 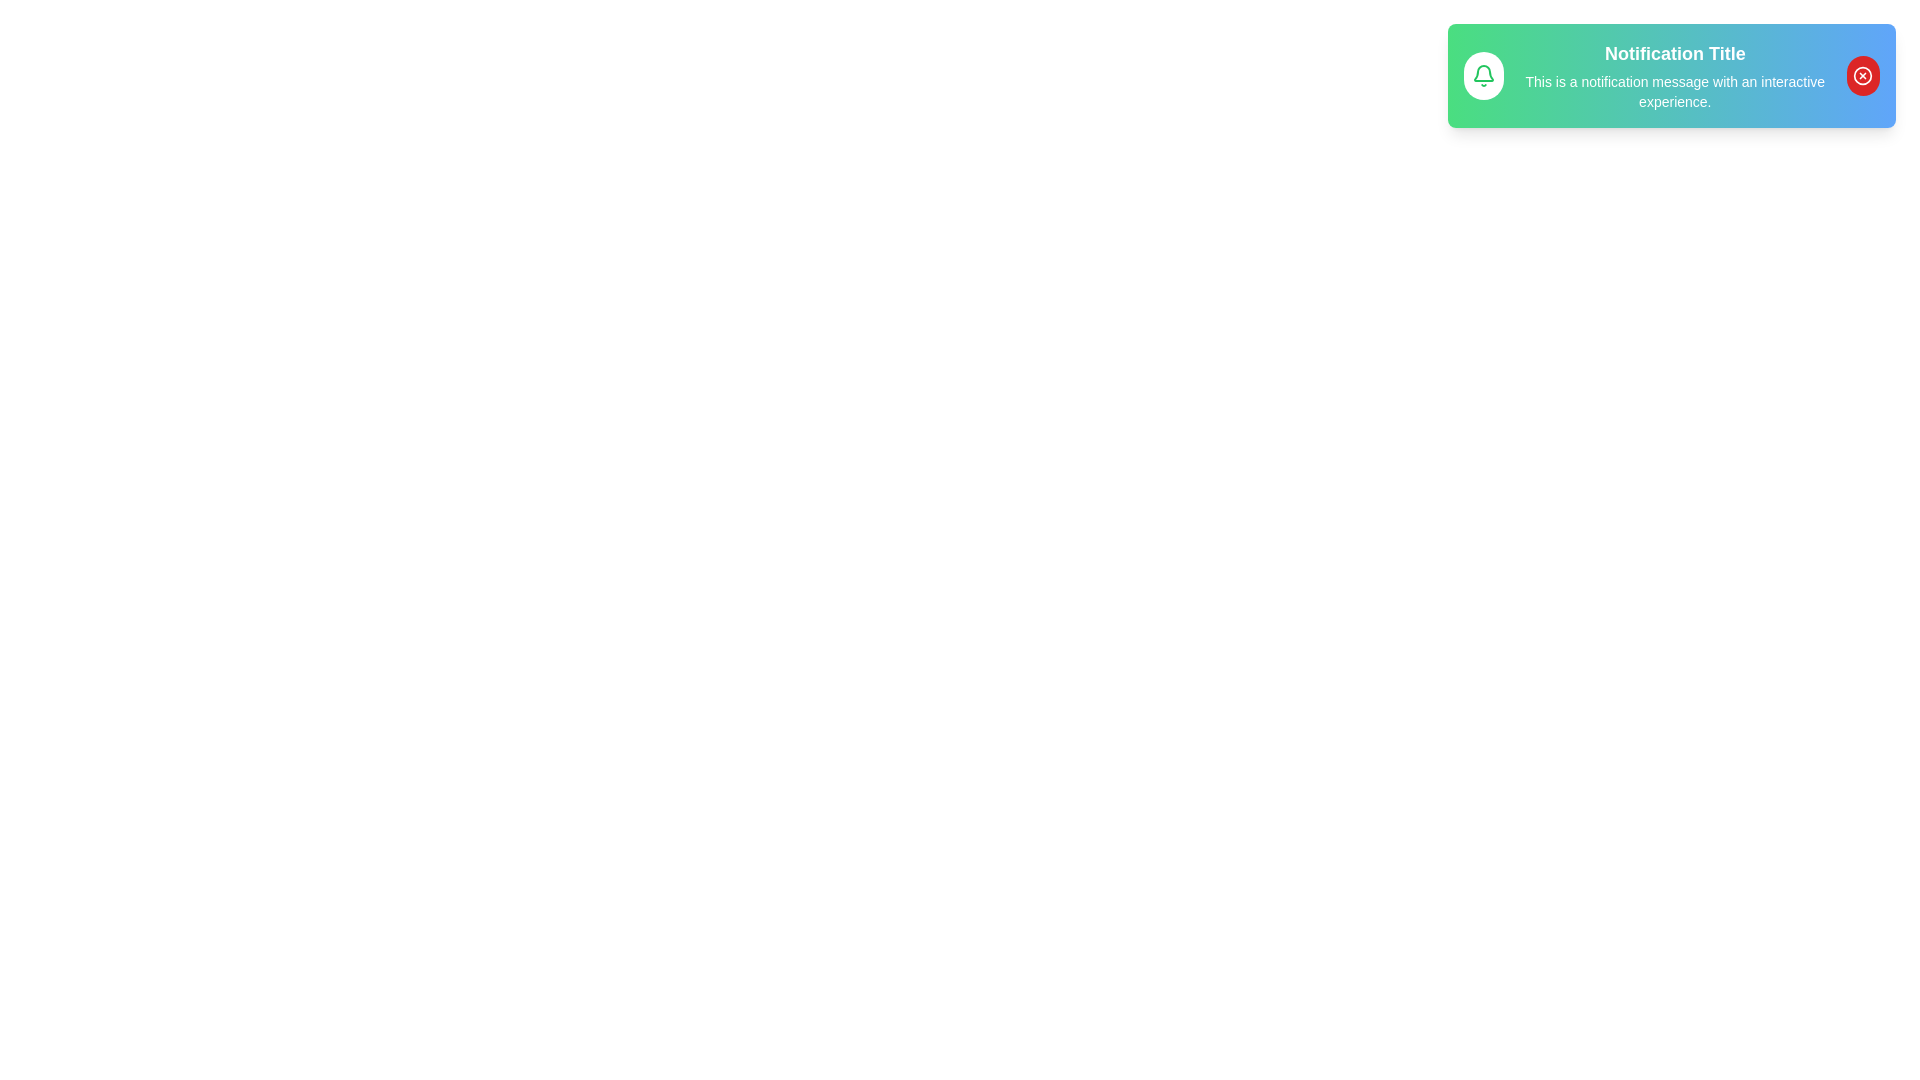 I want to click on the red close button to dismiss the notification, so click(x=1861, y=75).